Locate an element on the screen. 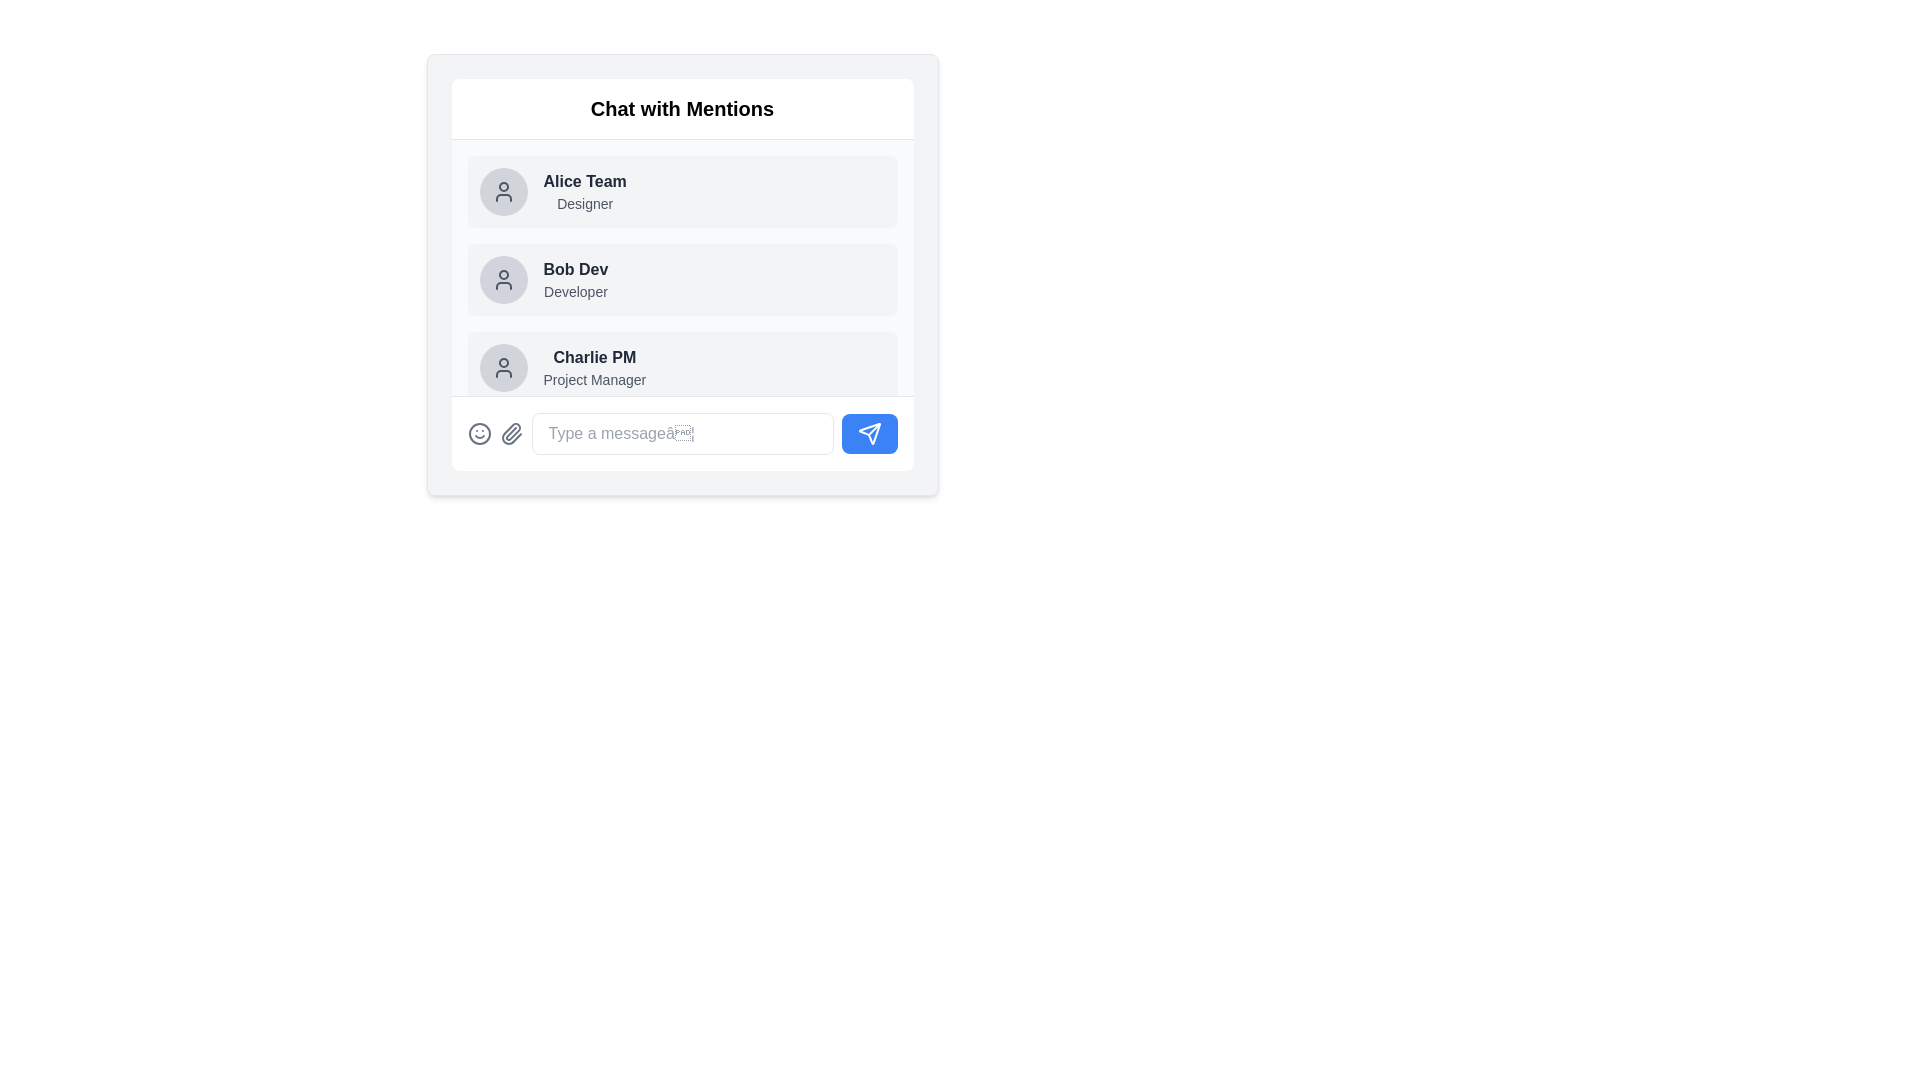 The height and width of the screenshot is (1080, 1920). the user profile avatar for 'Charlie PM', which is located in the third item of the 'Chat with Mentions' list, positioned directly to the left of the text 'Charlie PM' and 'Project Manager' is located at coordinates (503, 367).